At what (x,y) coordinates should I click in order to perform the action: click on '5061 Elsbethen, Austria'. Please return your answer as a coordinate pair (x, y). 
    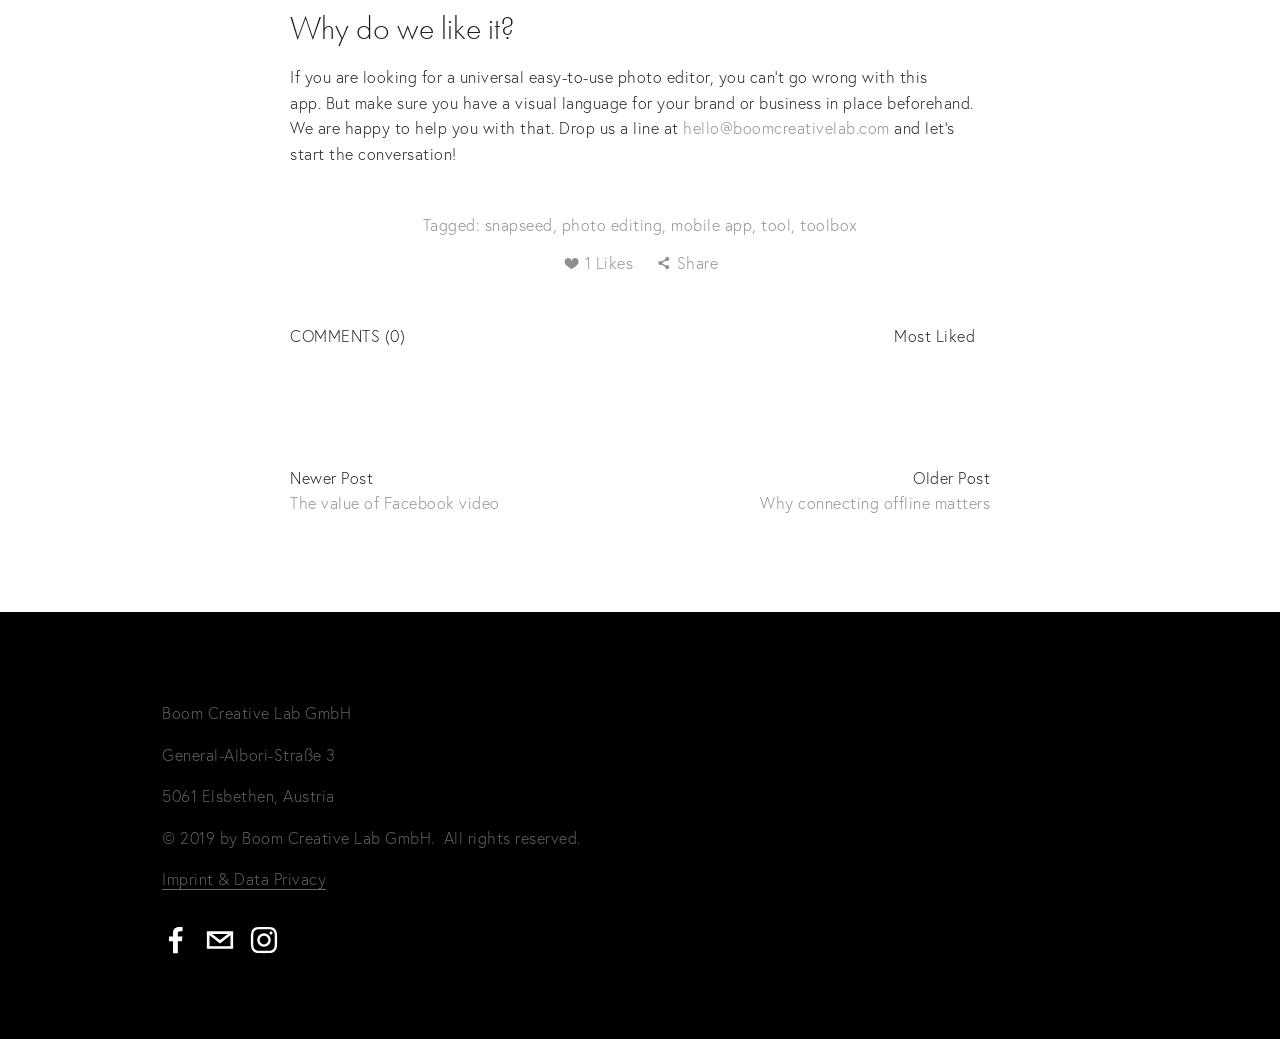
    Looking at the image, I should click on (246, 794).